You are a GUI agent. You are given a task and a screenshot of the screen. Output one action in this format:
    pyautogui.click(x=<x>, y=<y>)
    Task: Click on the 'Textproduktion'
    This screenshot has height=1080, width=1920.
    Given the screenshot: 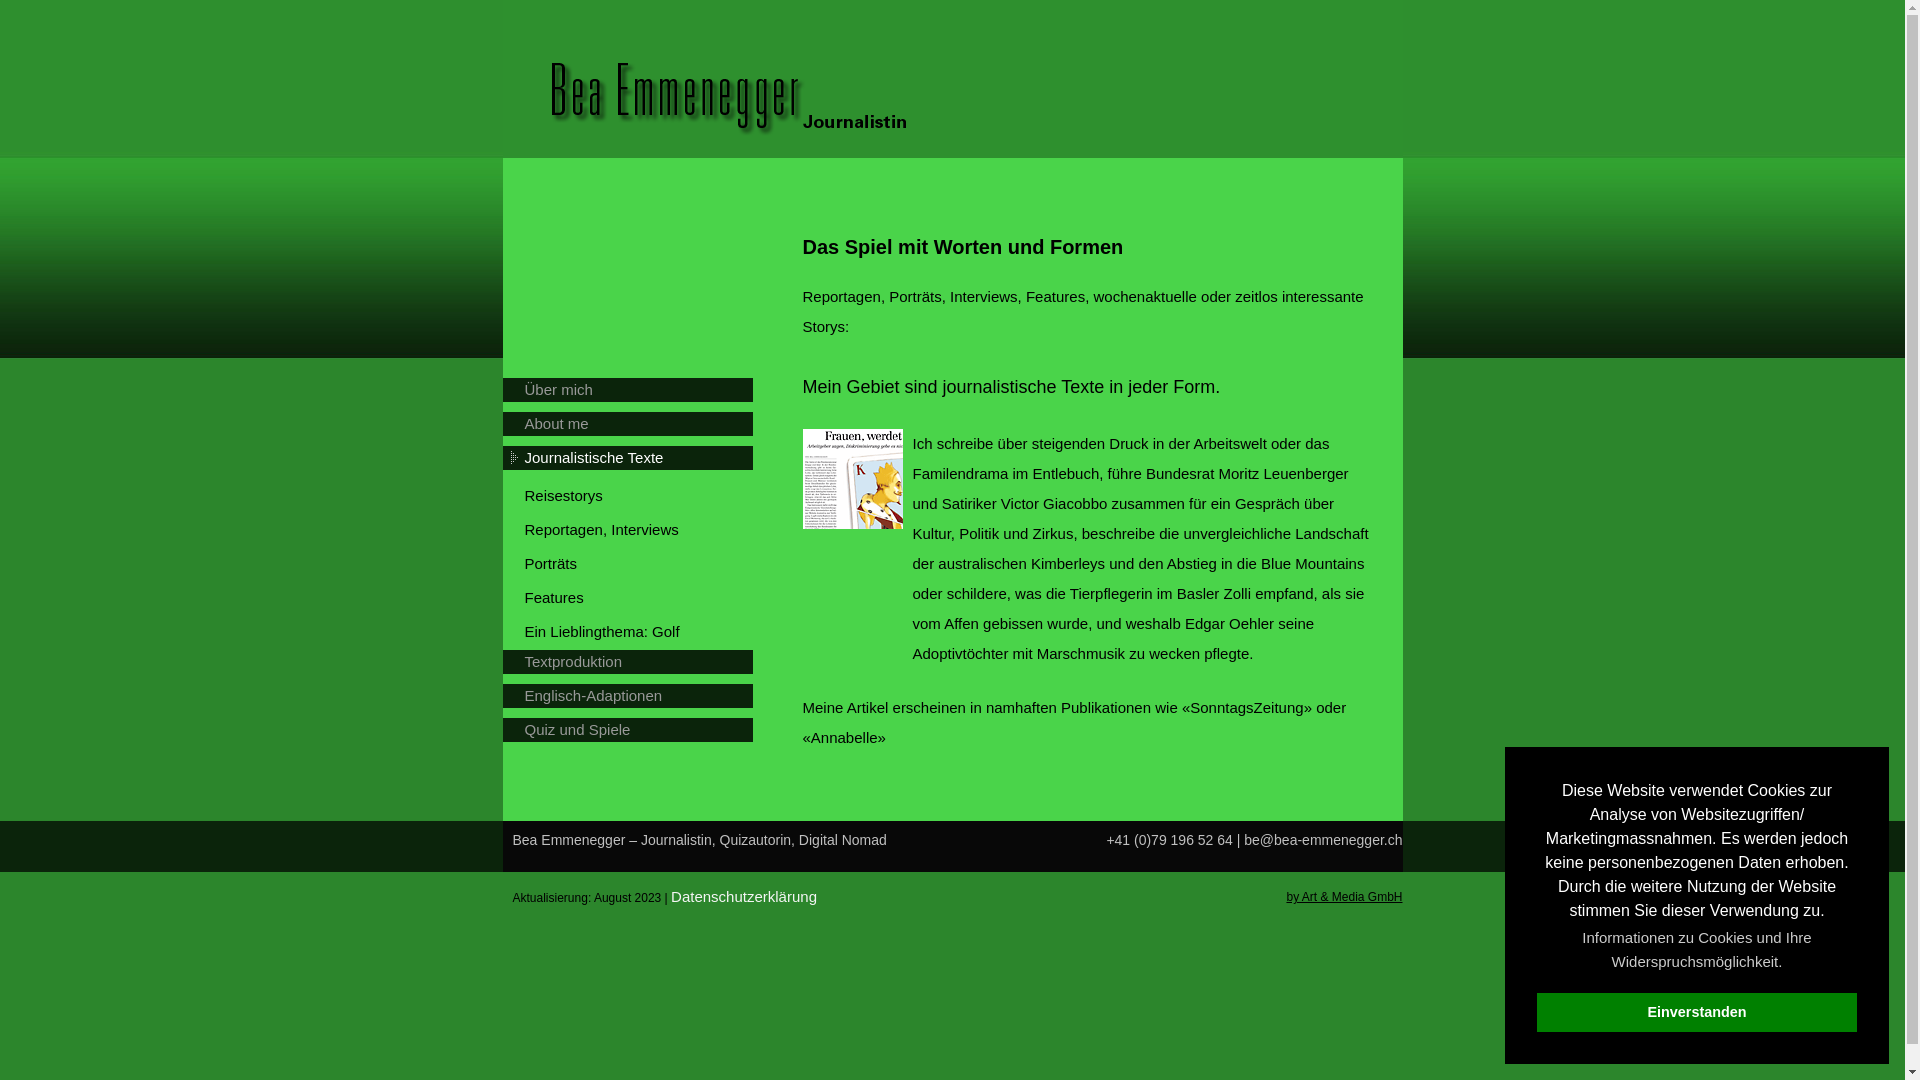 What is the action you would take?
    pyautogui.click(x=634, y=662)
    